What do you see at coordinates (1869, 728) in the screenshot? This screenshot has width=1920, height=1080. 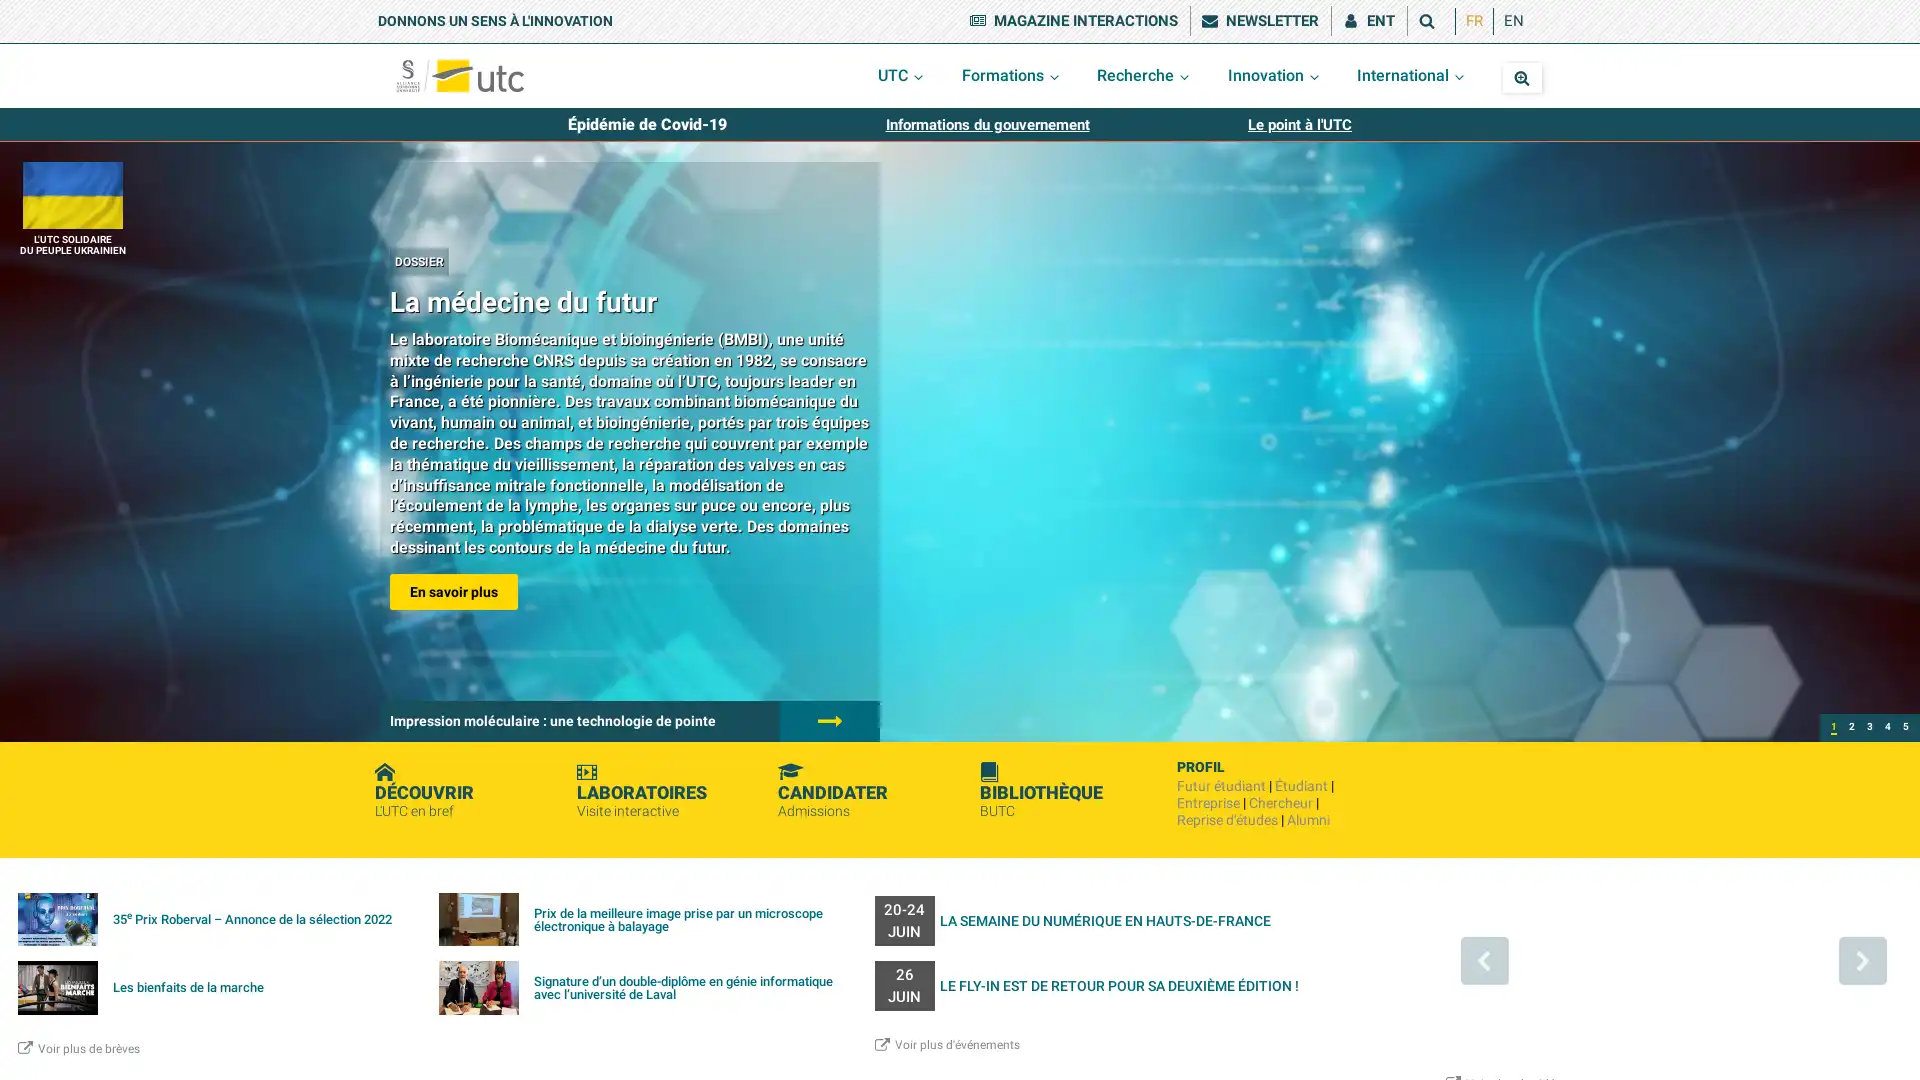 I see `CFA de lUTC, un avenir se dessine` at bounding box center [1869, 728].